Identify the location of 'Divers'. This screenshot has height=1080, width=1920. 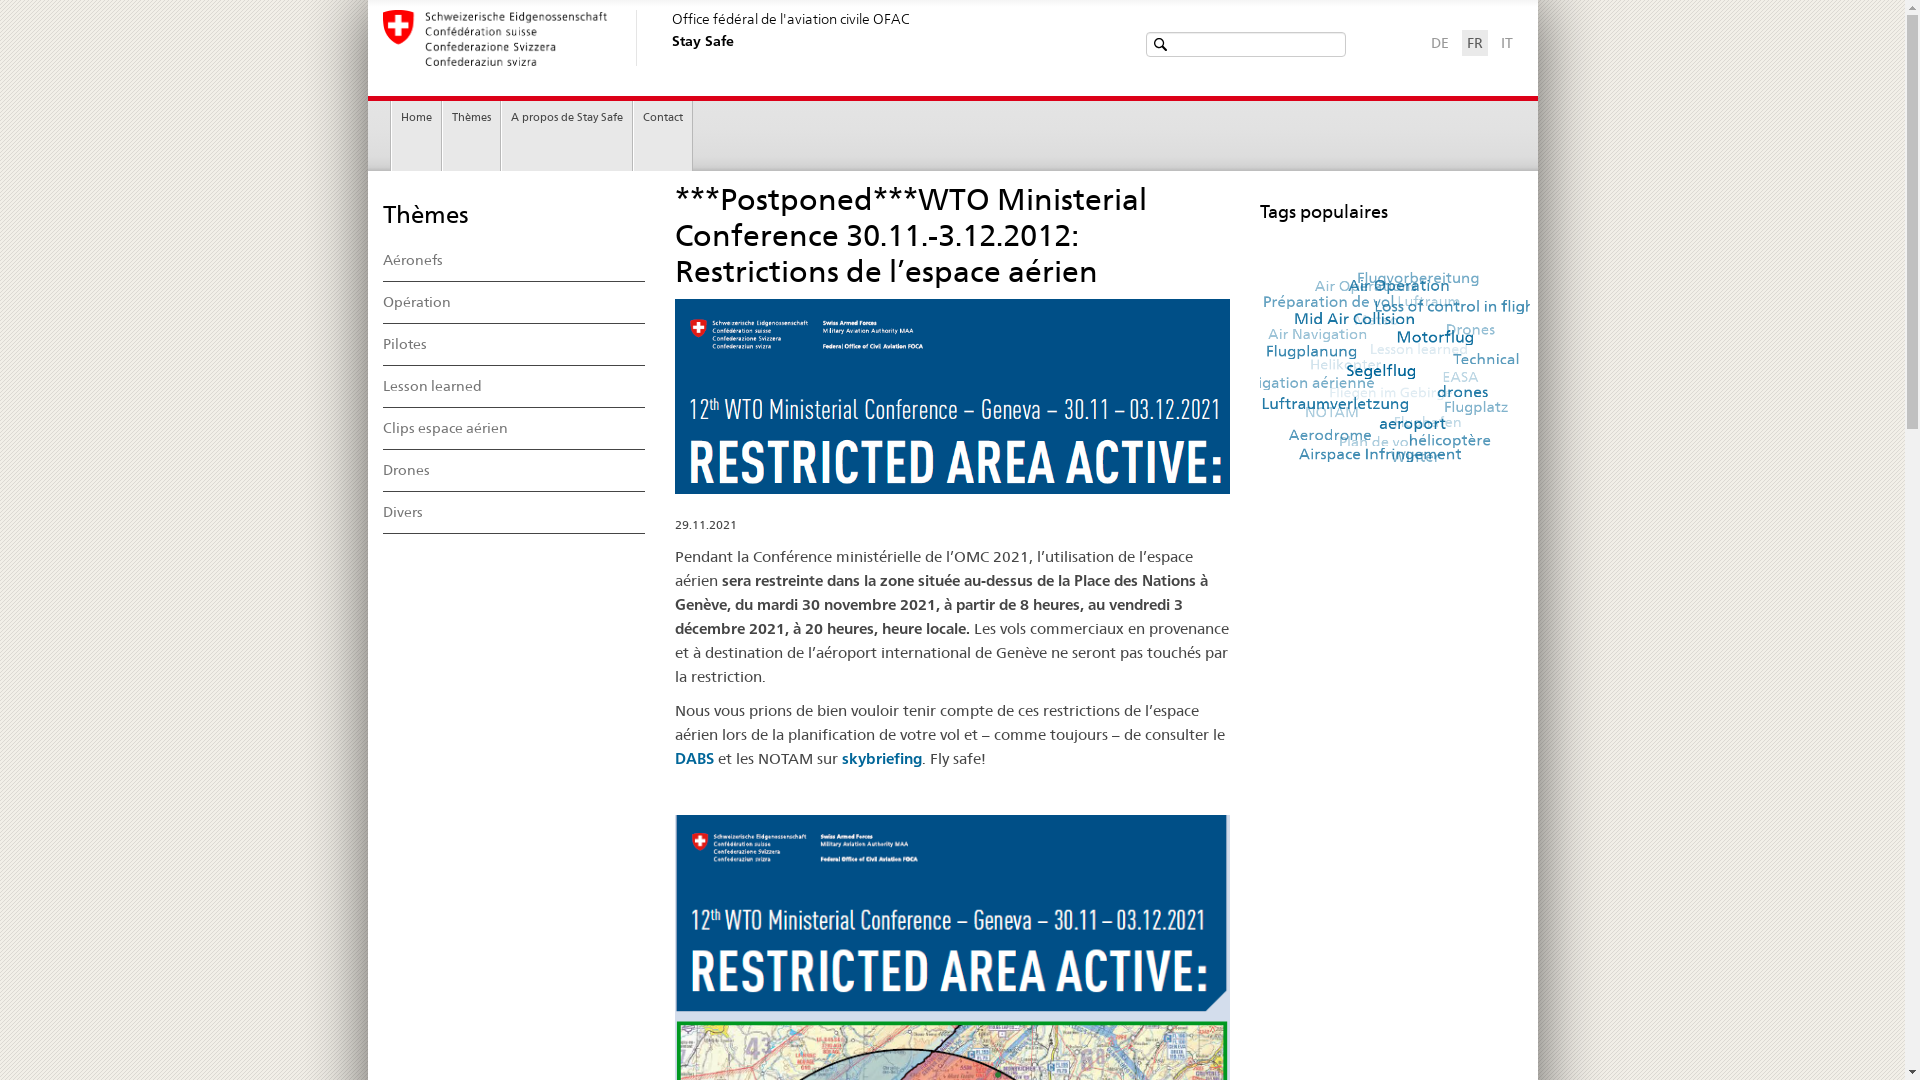
(513, 512).